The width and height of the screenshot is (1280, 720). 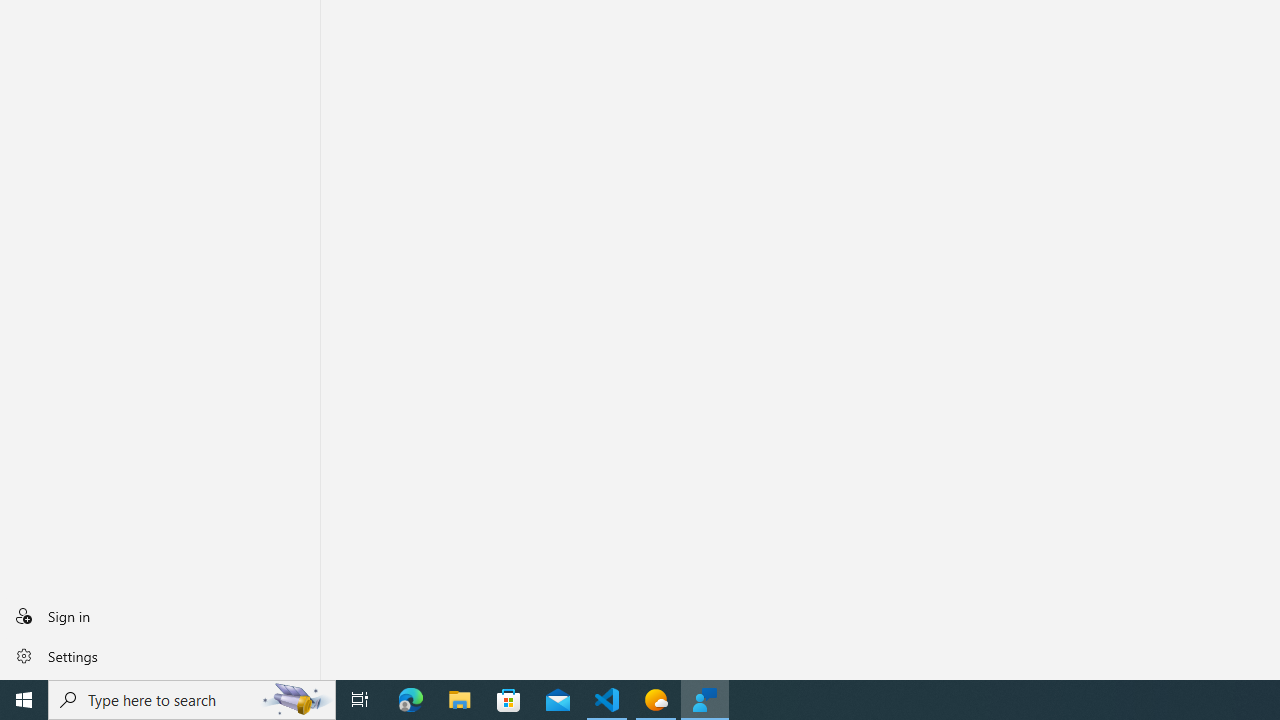 What do you see at coordinates (192, 698) in the screenshot?
I see `'Type here to search'` at bounding box center [192, 698].